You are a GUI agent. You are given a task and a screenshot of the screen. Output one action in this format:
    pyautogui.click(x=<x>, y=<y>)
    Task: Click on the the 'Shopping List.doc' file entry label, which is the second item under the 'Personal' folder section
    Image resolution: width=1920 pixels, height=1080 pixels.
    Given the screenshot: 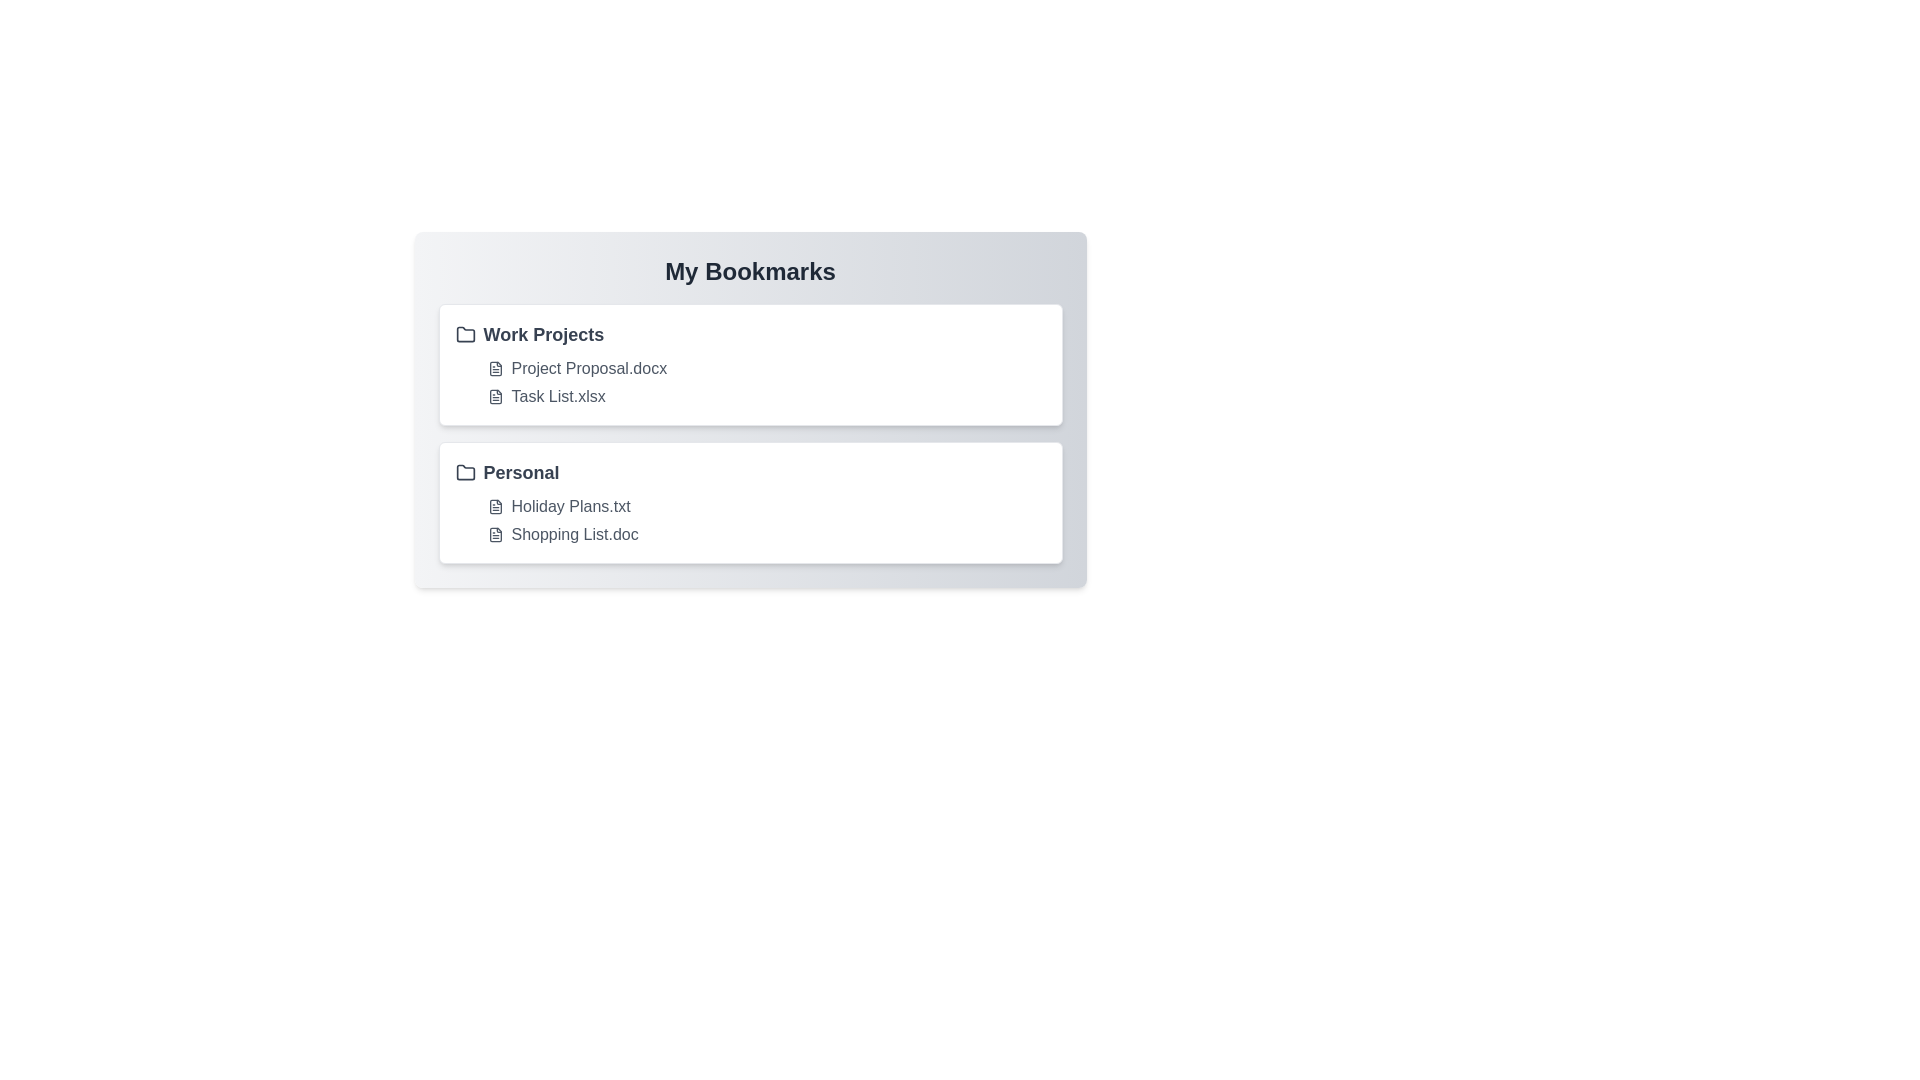 What is the action you would take?
    pyautogui.click(x=574, y=534)
    